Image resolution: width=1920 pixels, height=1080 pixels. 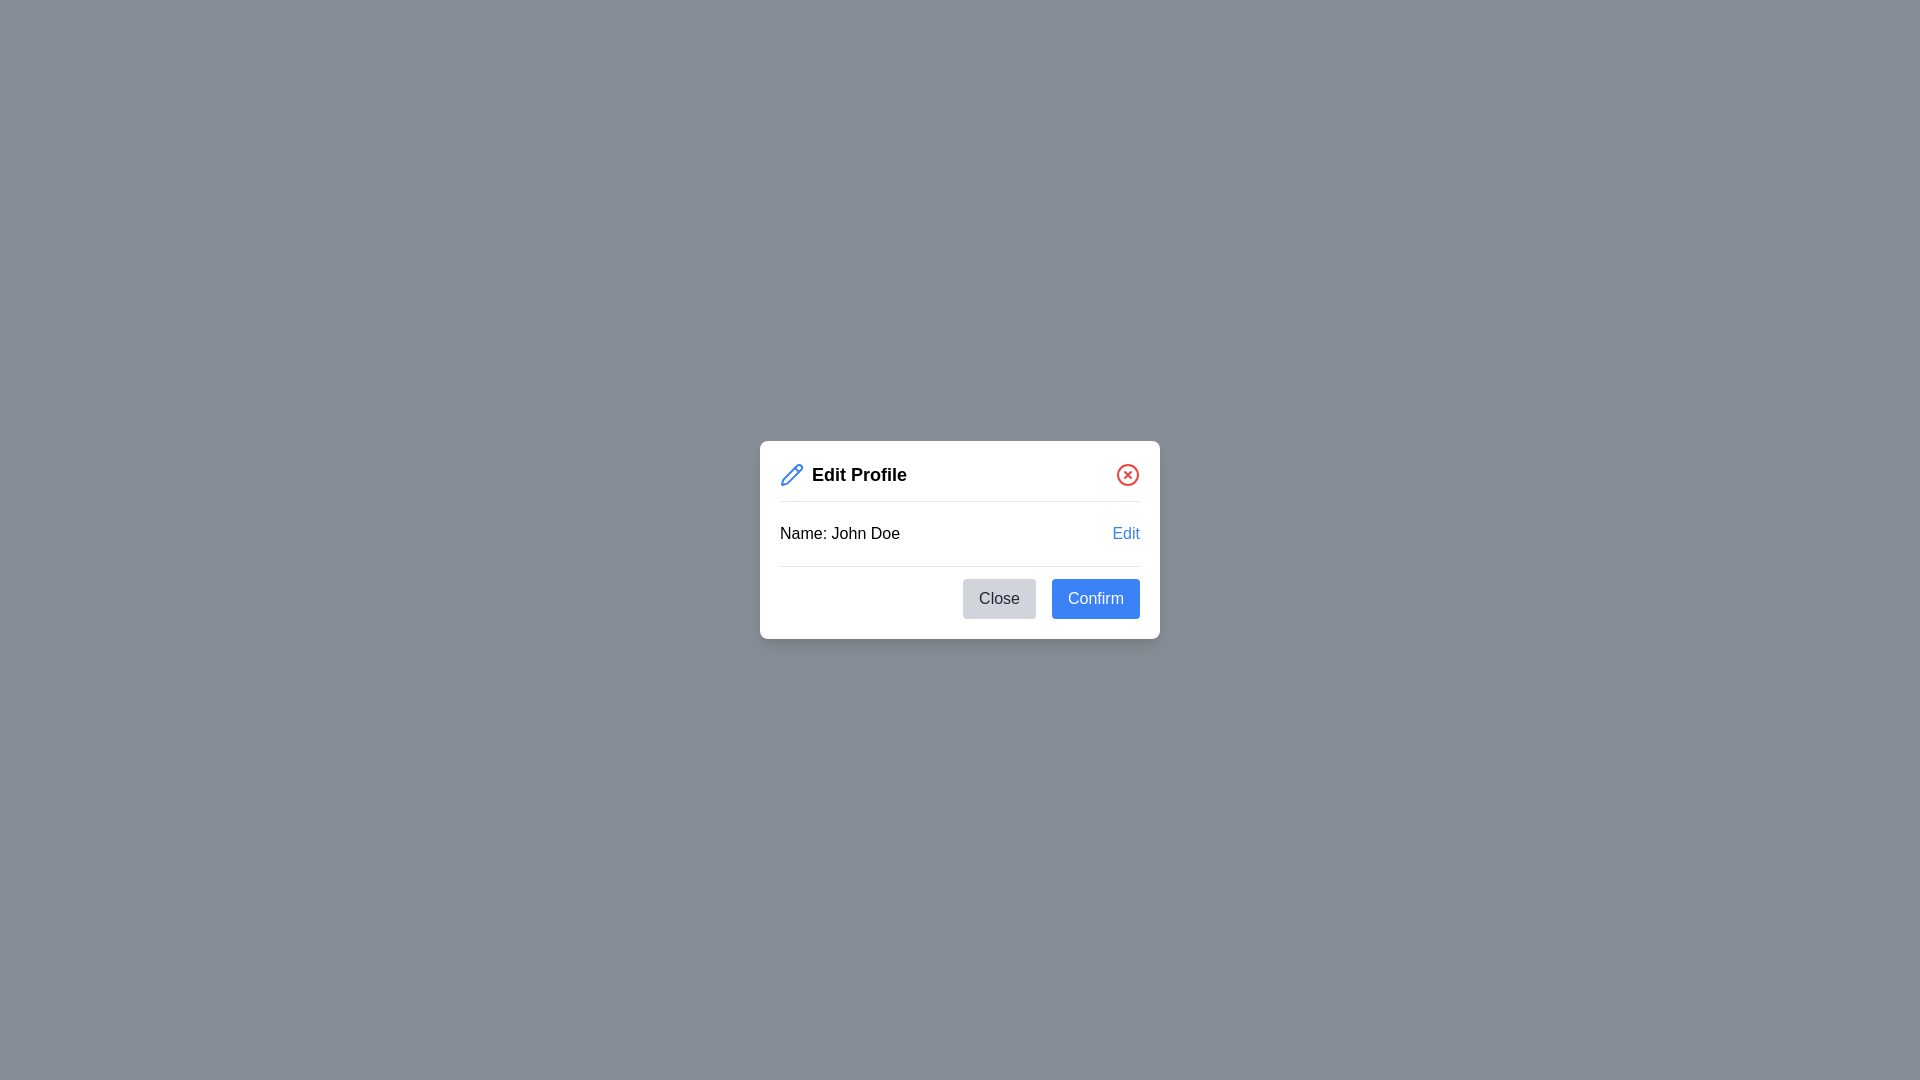 What do you see at coordinates (859, 474) in the screenshot?
I see `the text label that serves as the title for the modal indicating its purpose related to editing a profile, located at the top-left of the modal window` at bounding box center [859, 474].